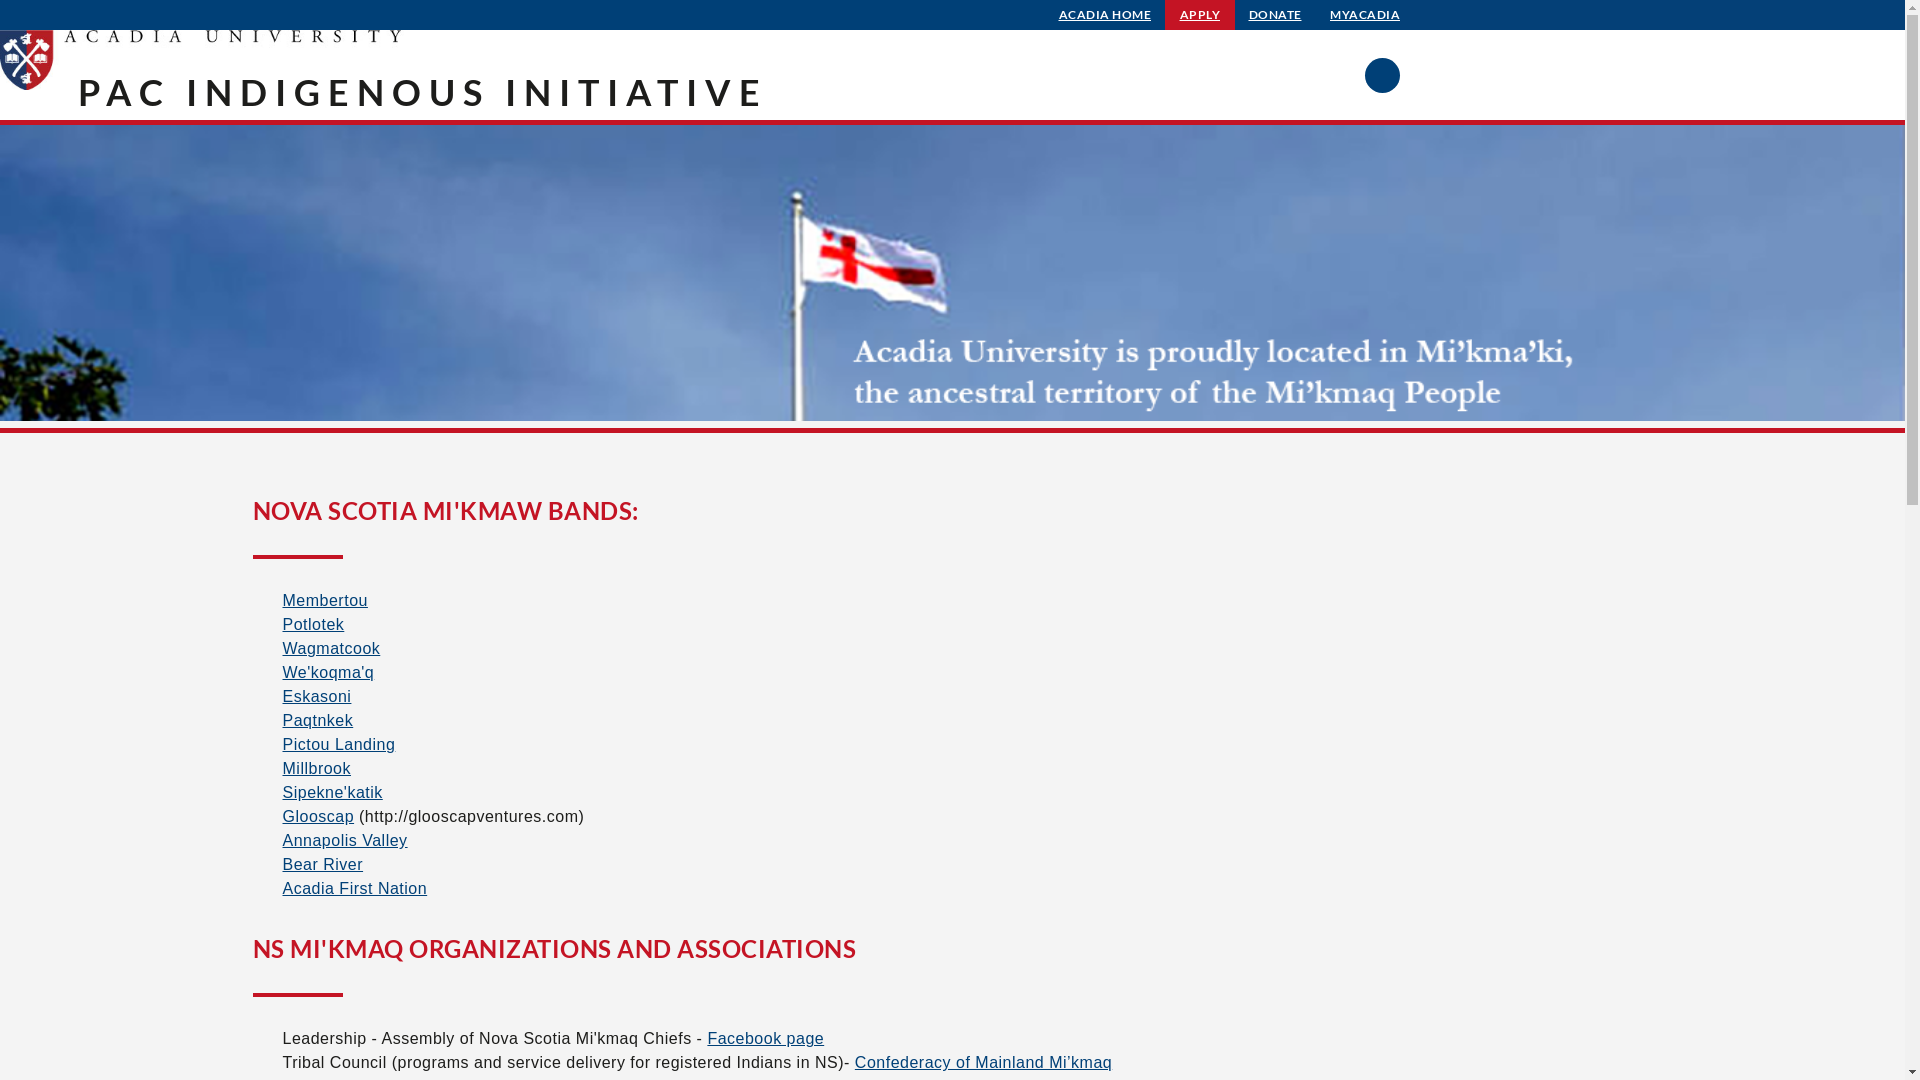 The width and height of the screenshot is (1920, 1080). What do you see at coordinates (421, 92) in the screenshot?
I see `'PAC INDIGENOUS INITIATIVE'` at bounding box center [421, 92].